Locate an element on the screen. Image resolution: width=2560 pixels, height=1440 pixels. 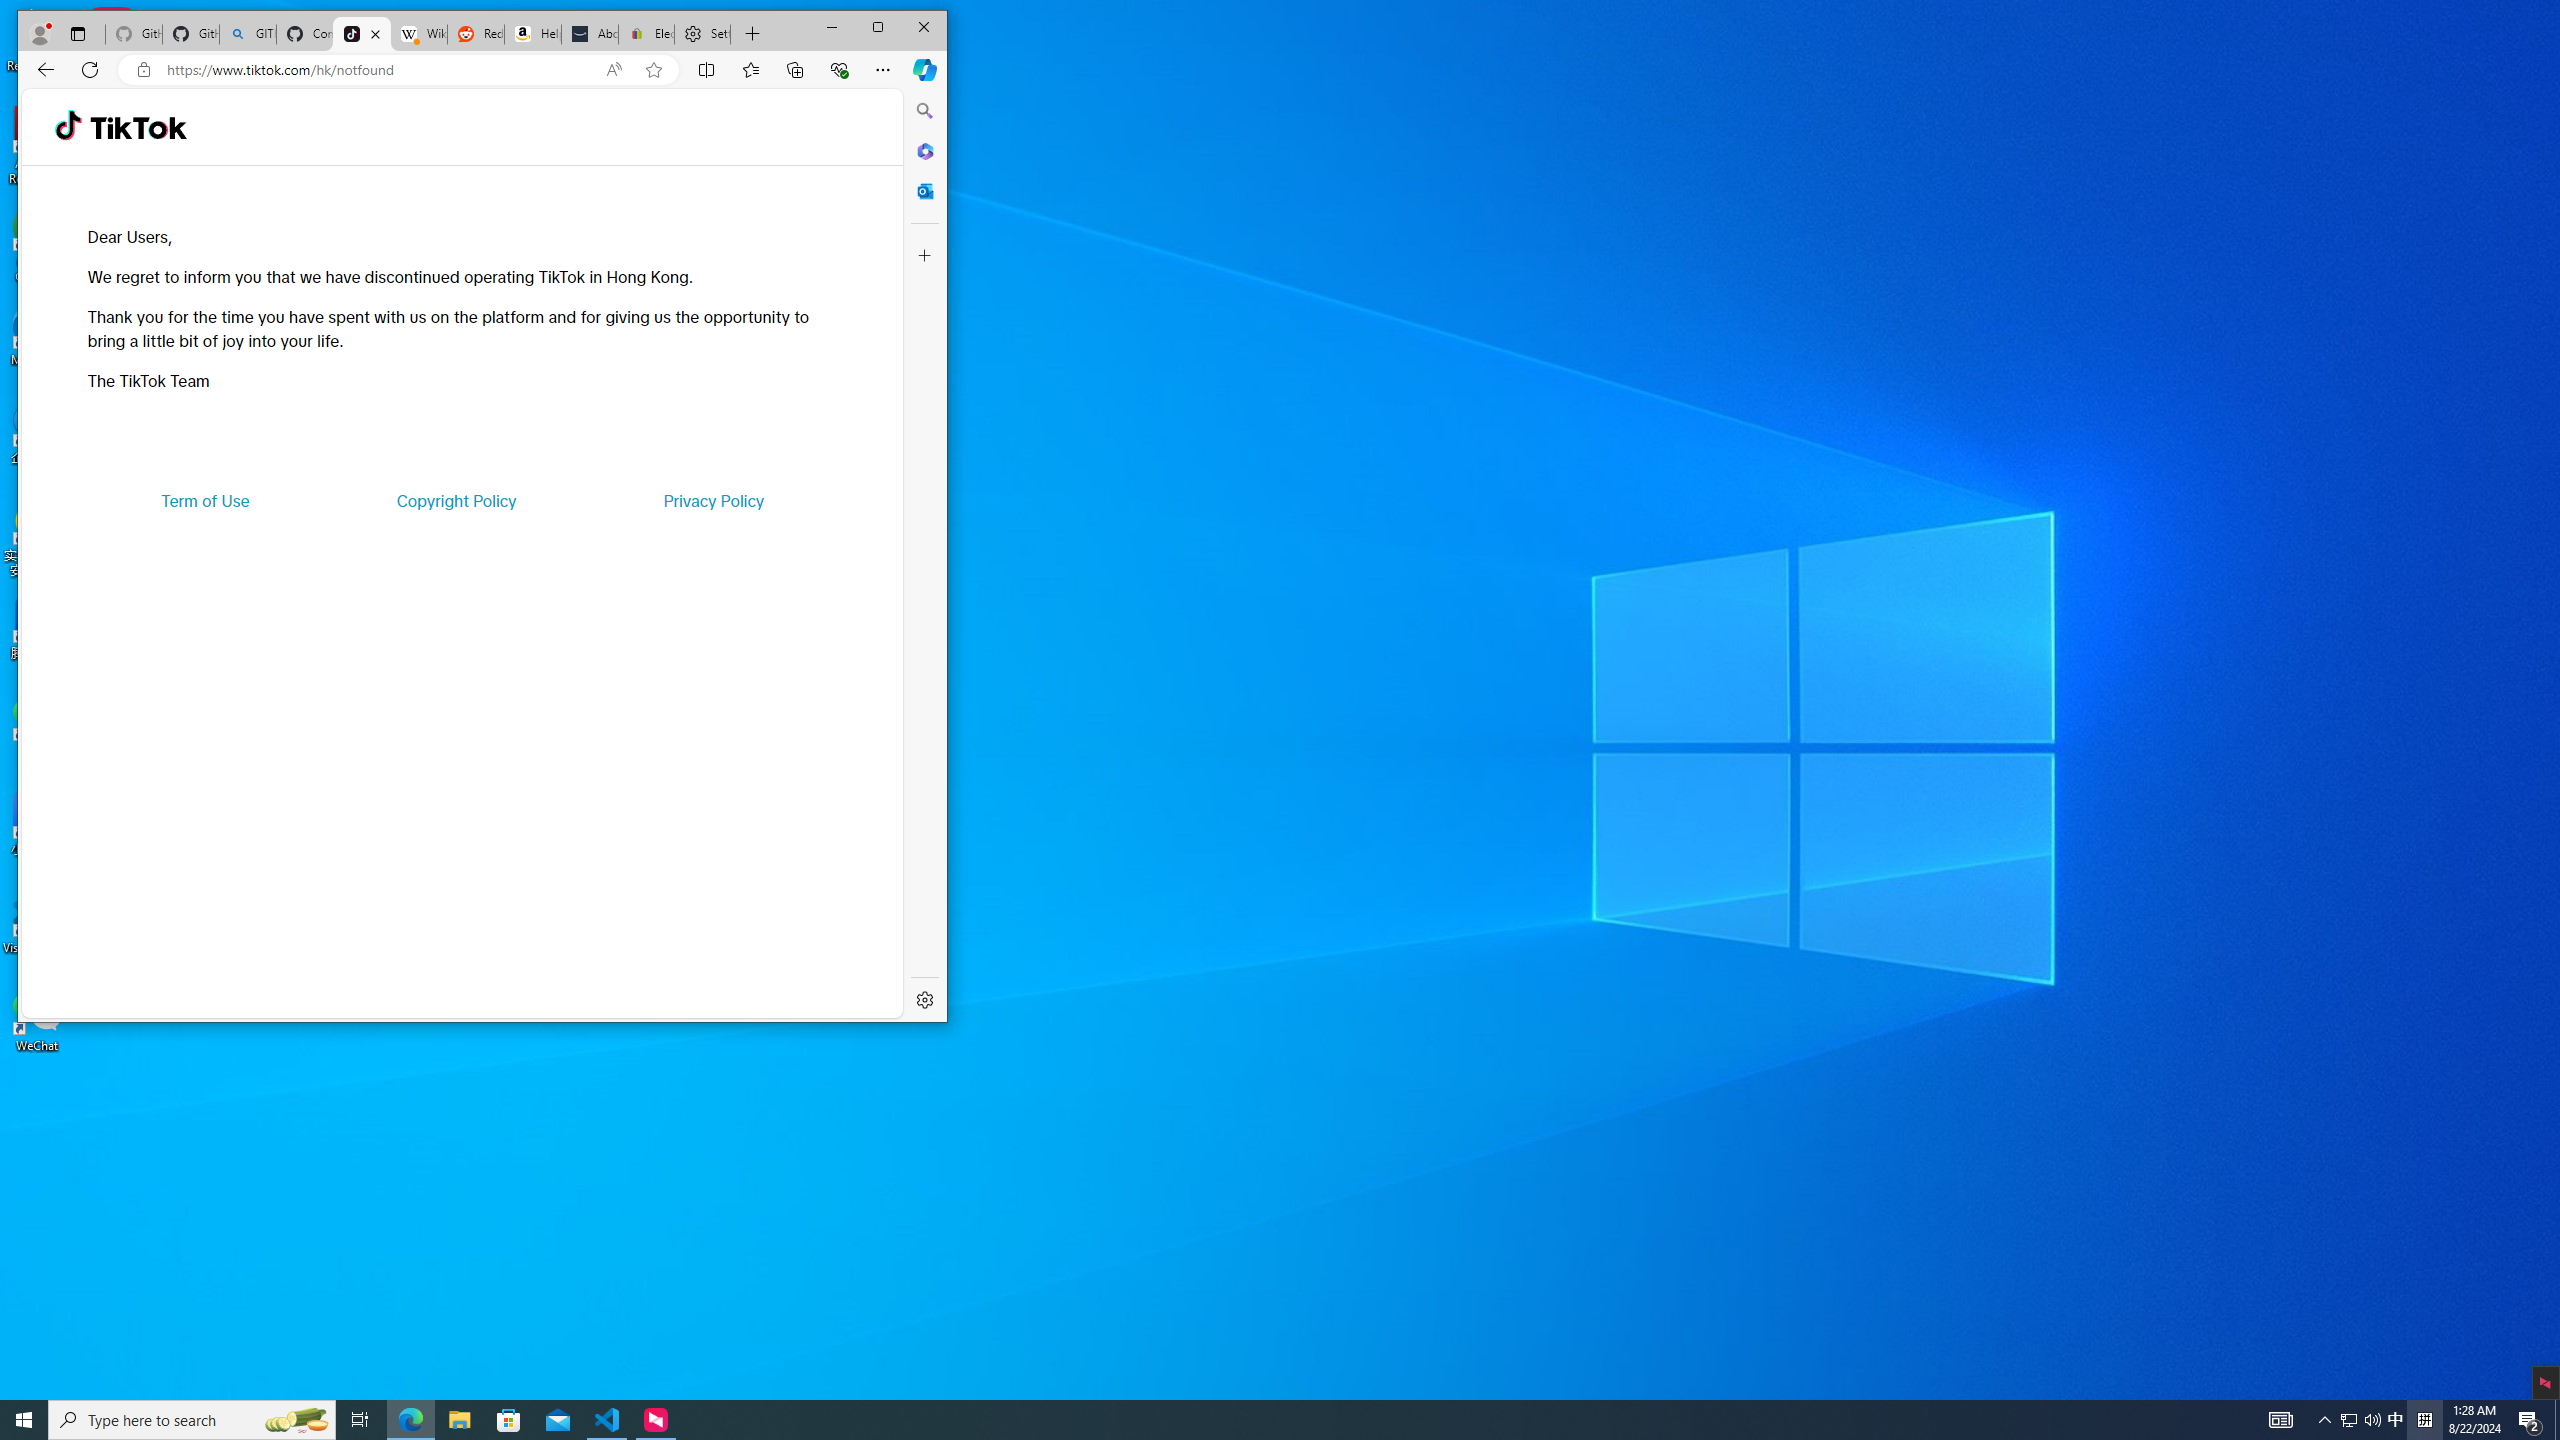
'TikTok' is located at coordinates (138, 127).